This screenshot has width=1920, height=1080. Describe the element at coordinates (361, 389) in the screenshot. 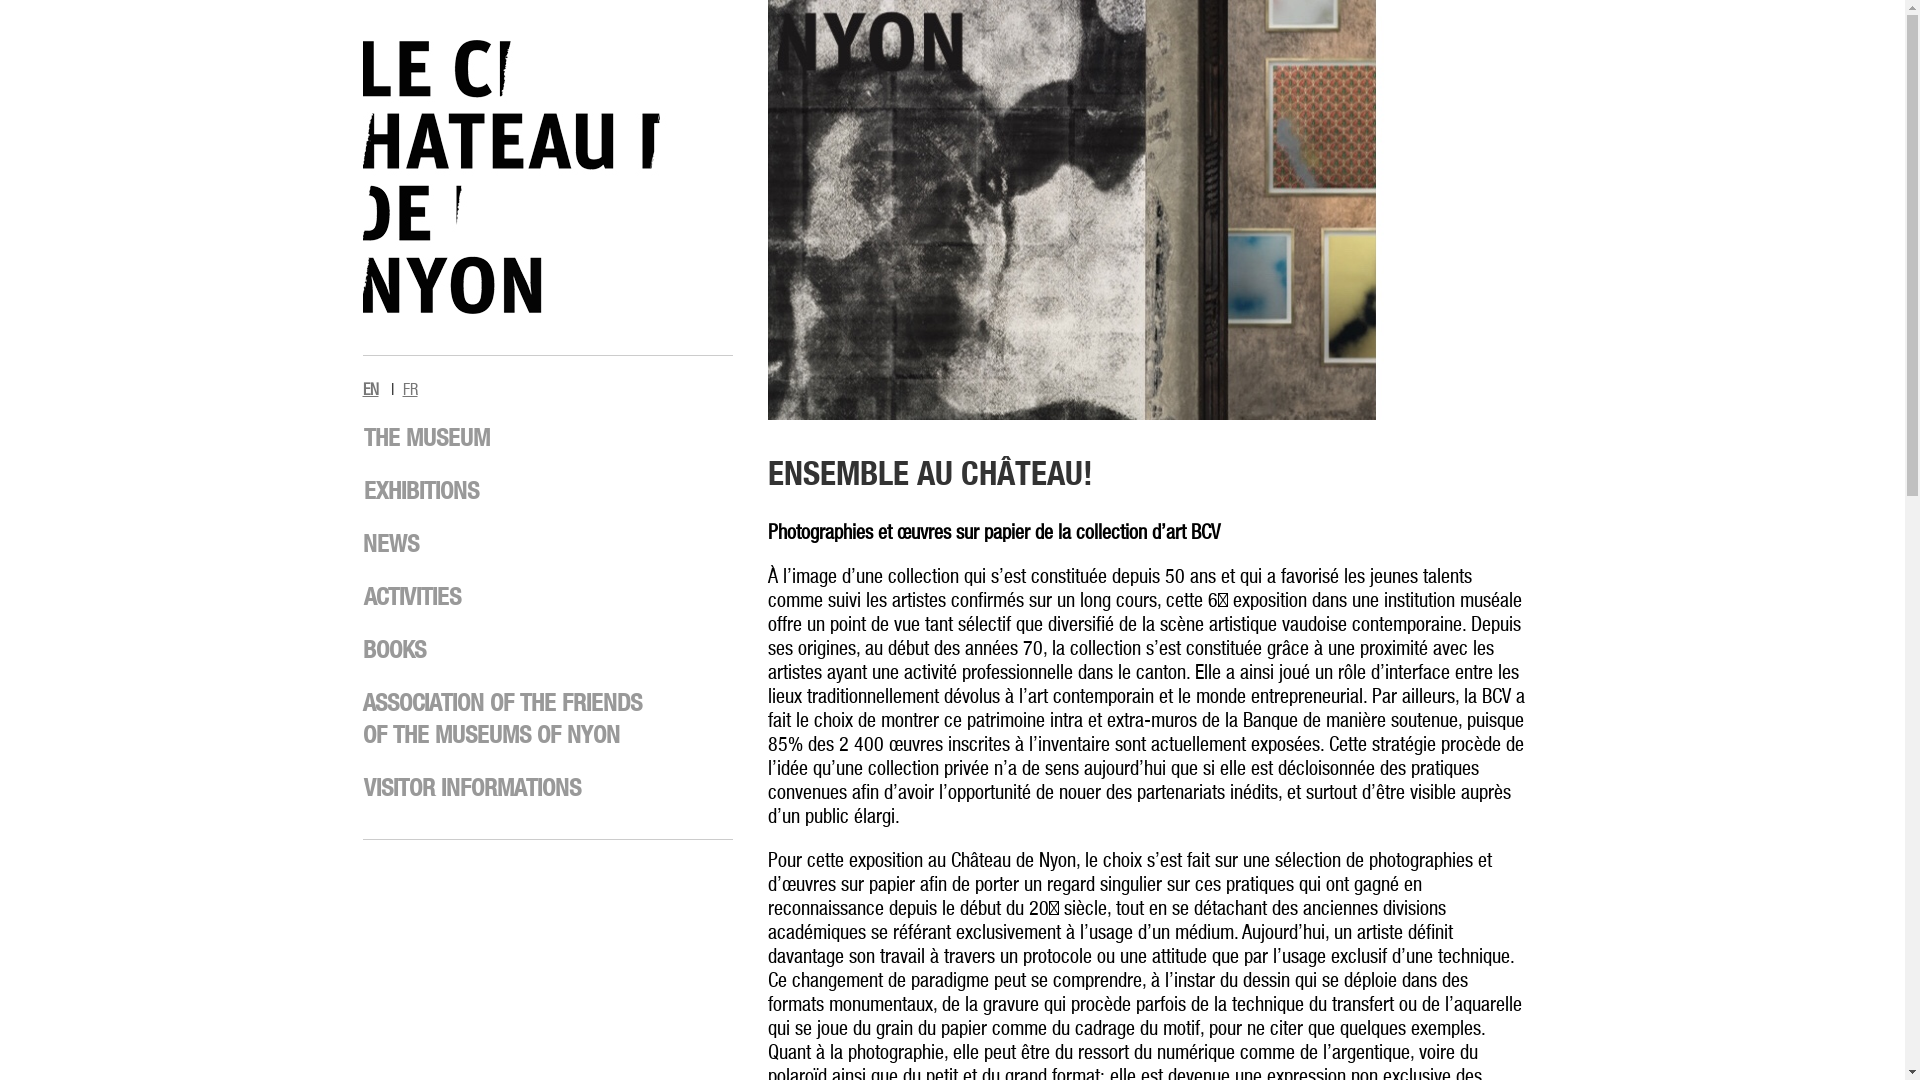

I see `'EN'` at that location.